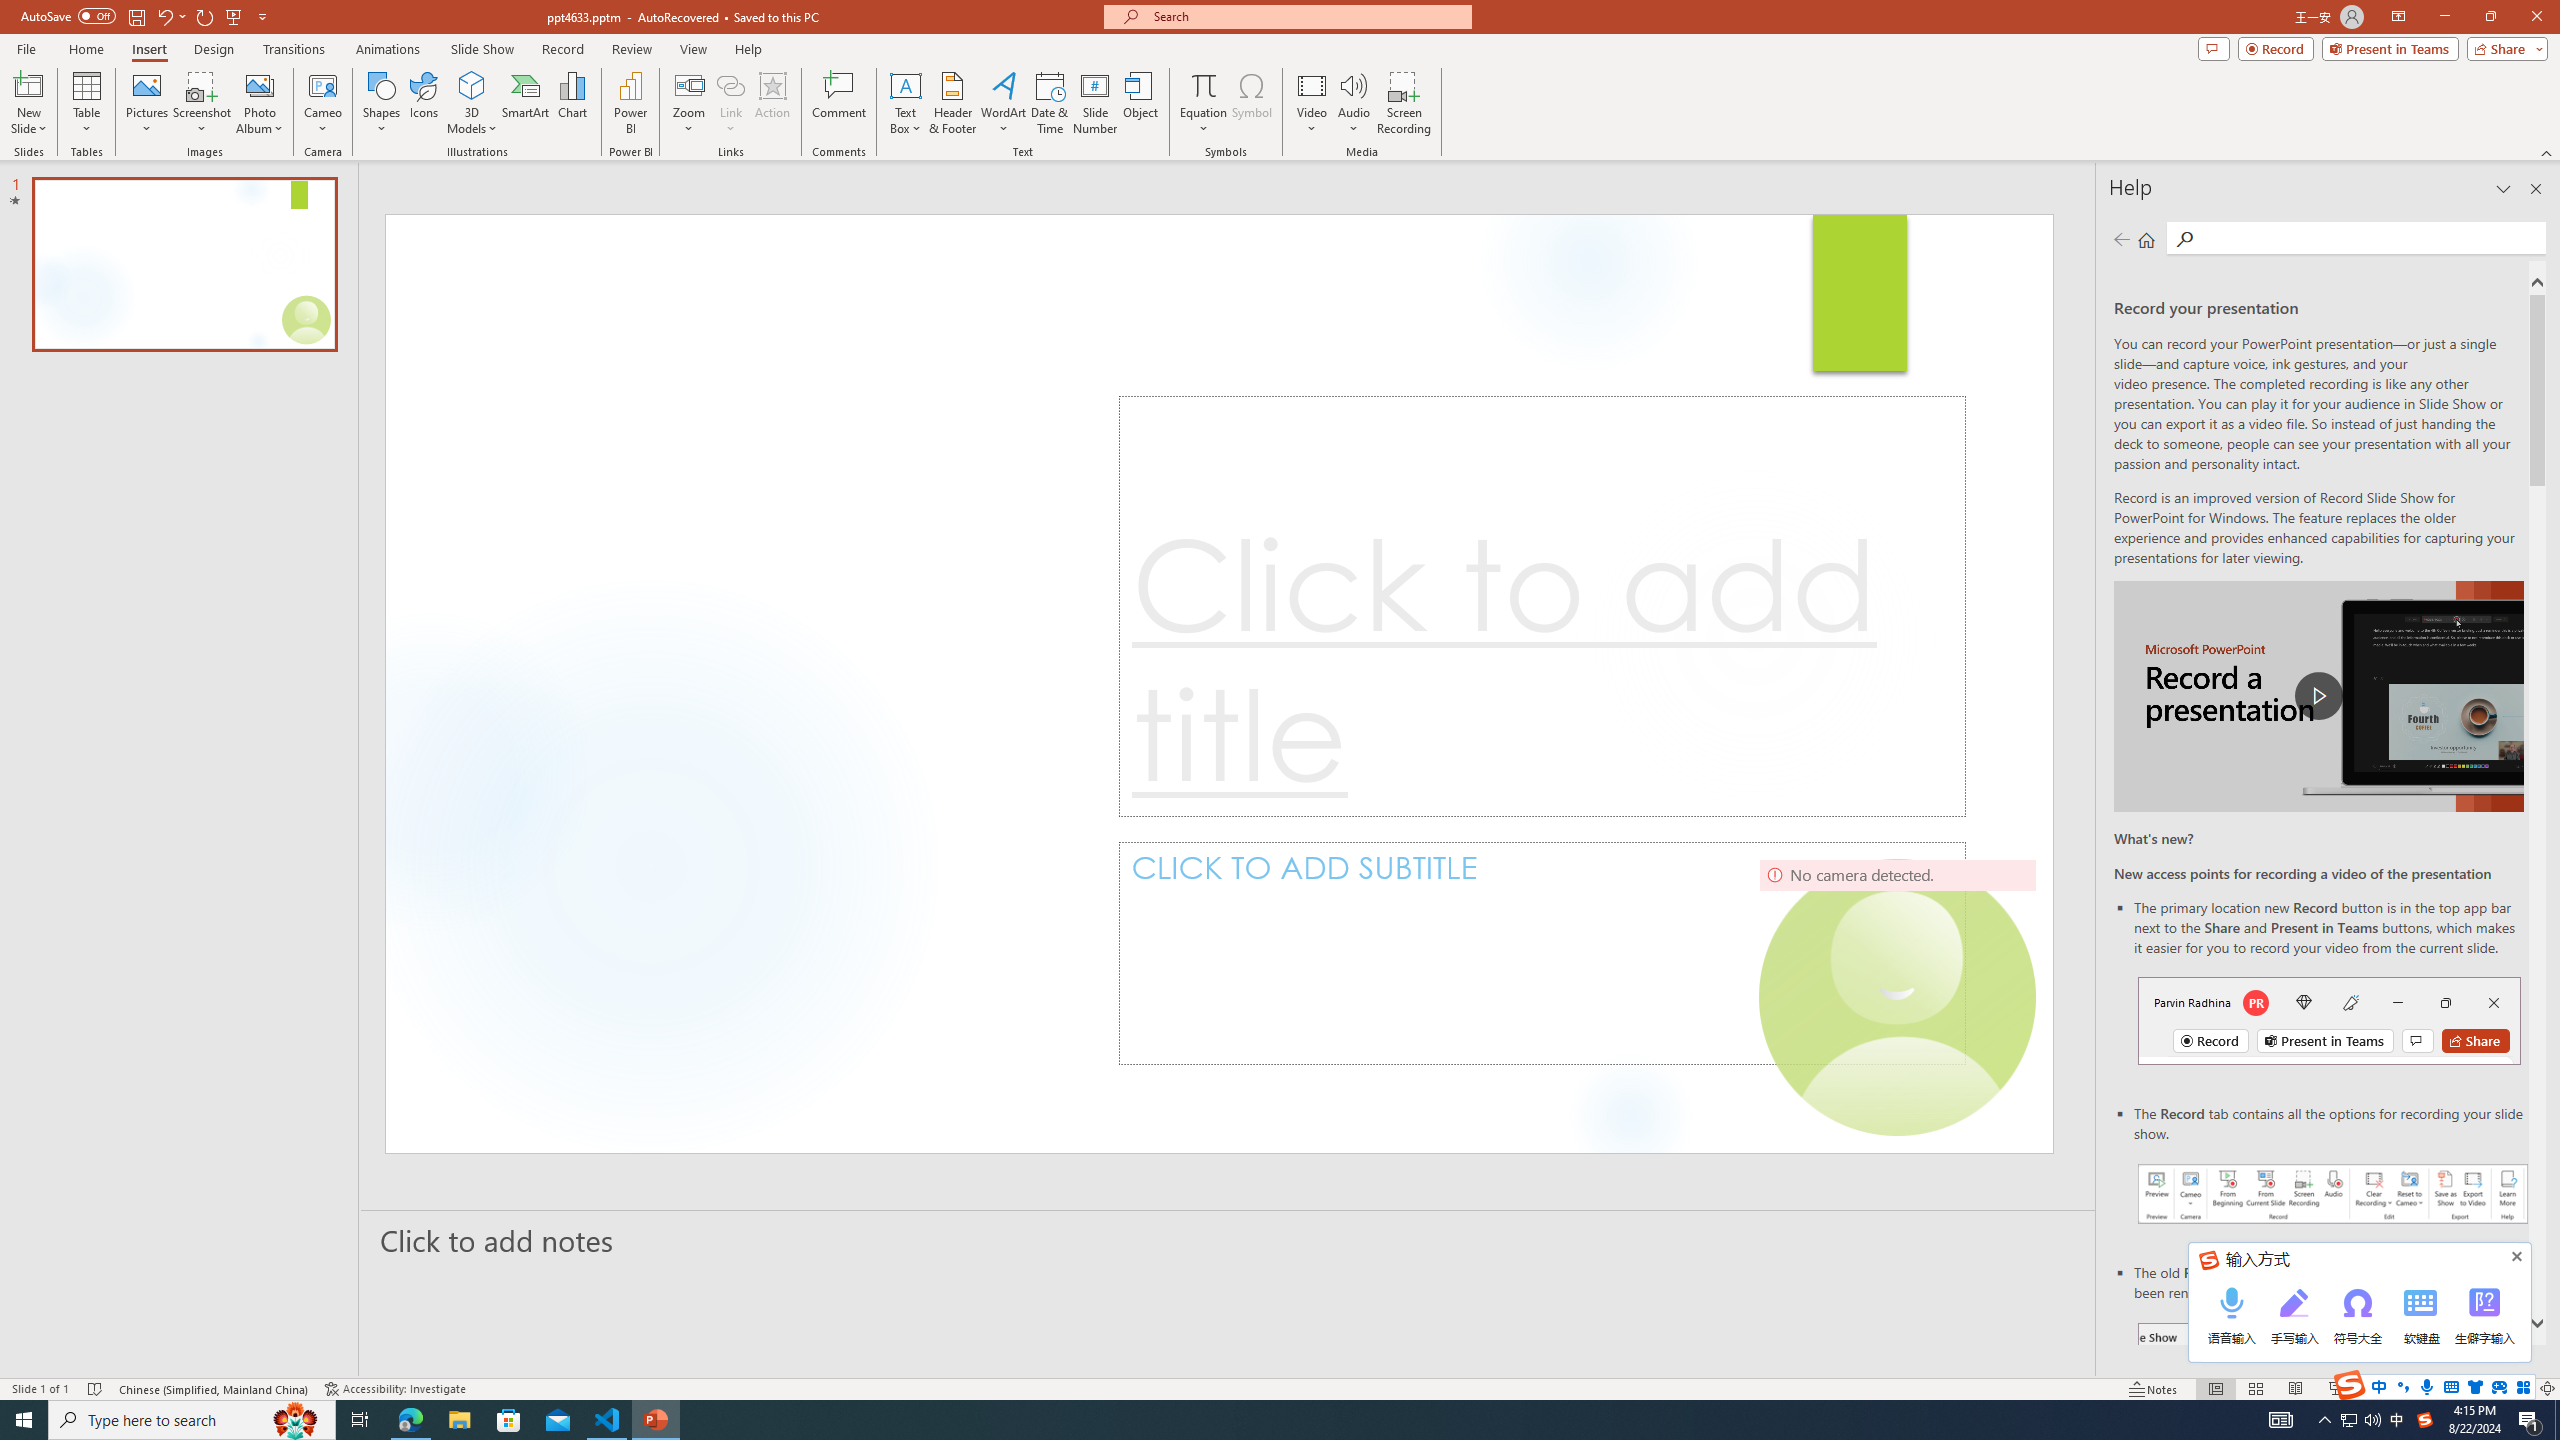 The width and height of the screenshot is (2560, 1440). I want to click on 'Object...', so click(1141, 103).